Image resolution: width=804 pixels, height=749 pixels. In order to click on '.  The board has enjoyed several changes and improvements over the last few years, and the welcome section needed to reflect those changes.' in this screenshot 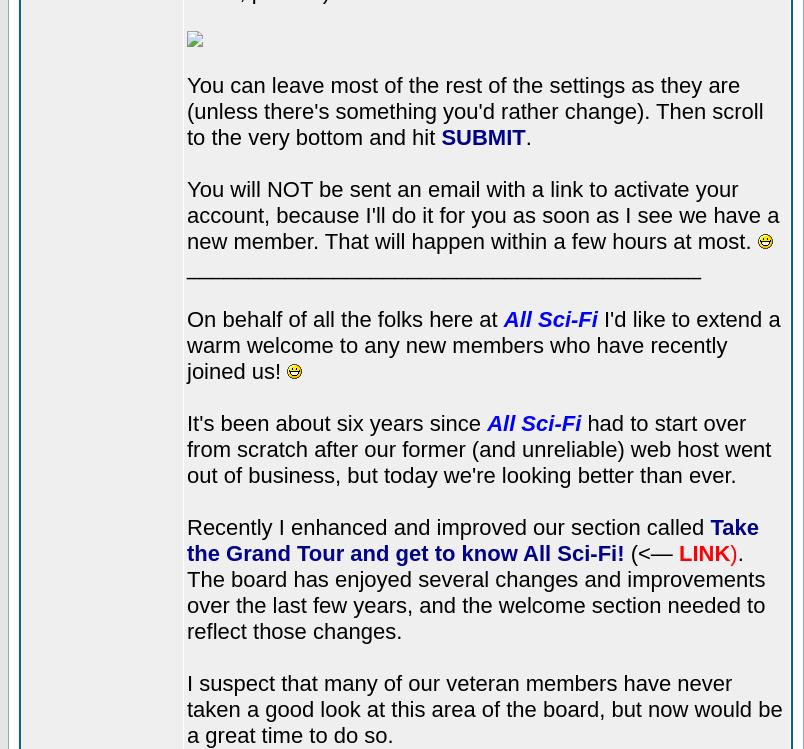, I will do `click(474, 590)`.